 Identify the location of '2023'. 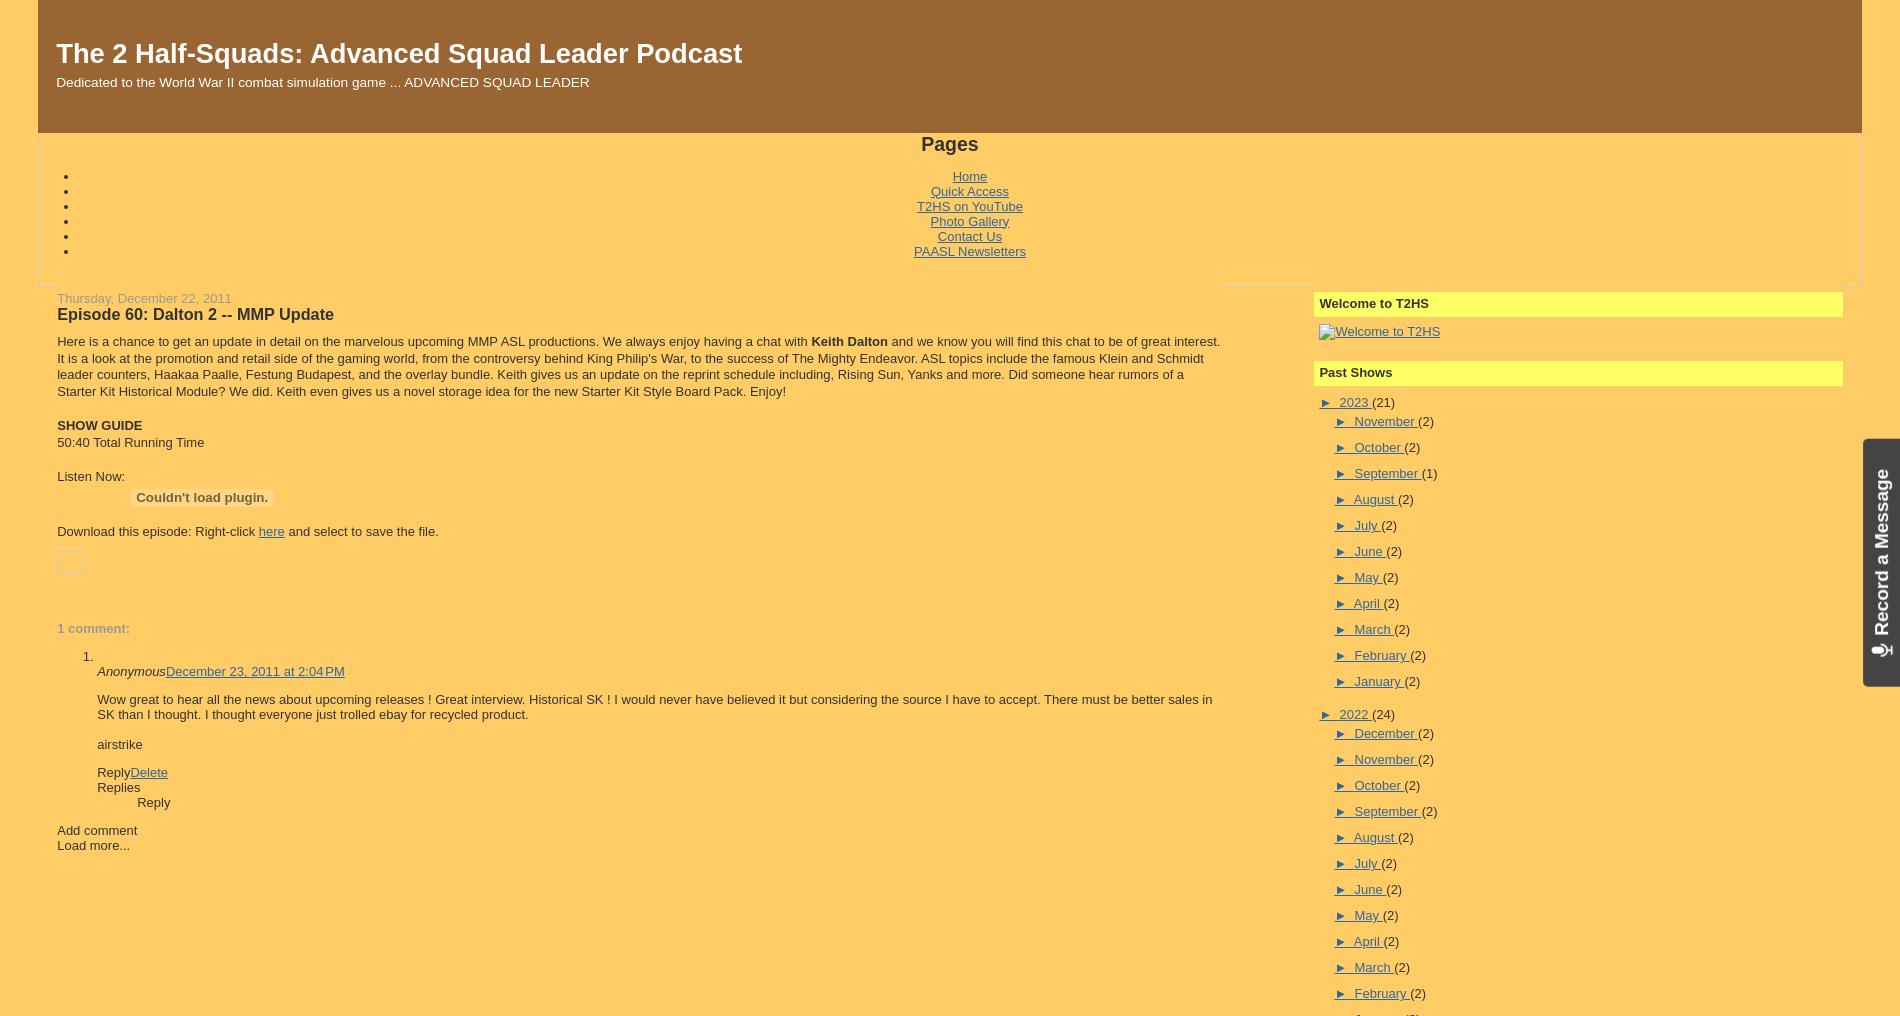
(1354, 400).